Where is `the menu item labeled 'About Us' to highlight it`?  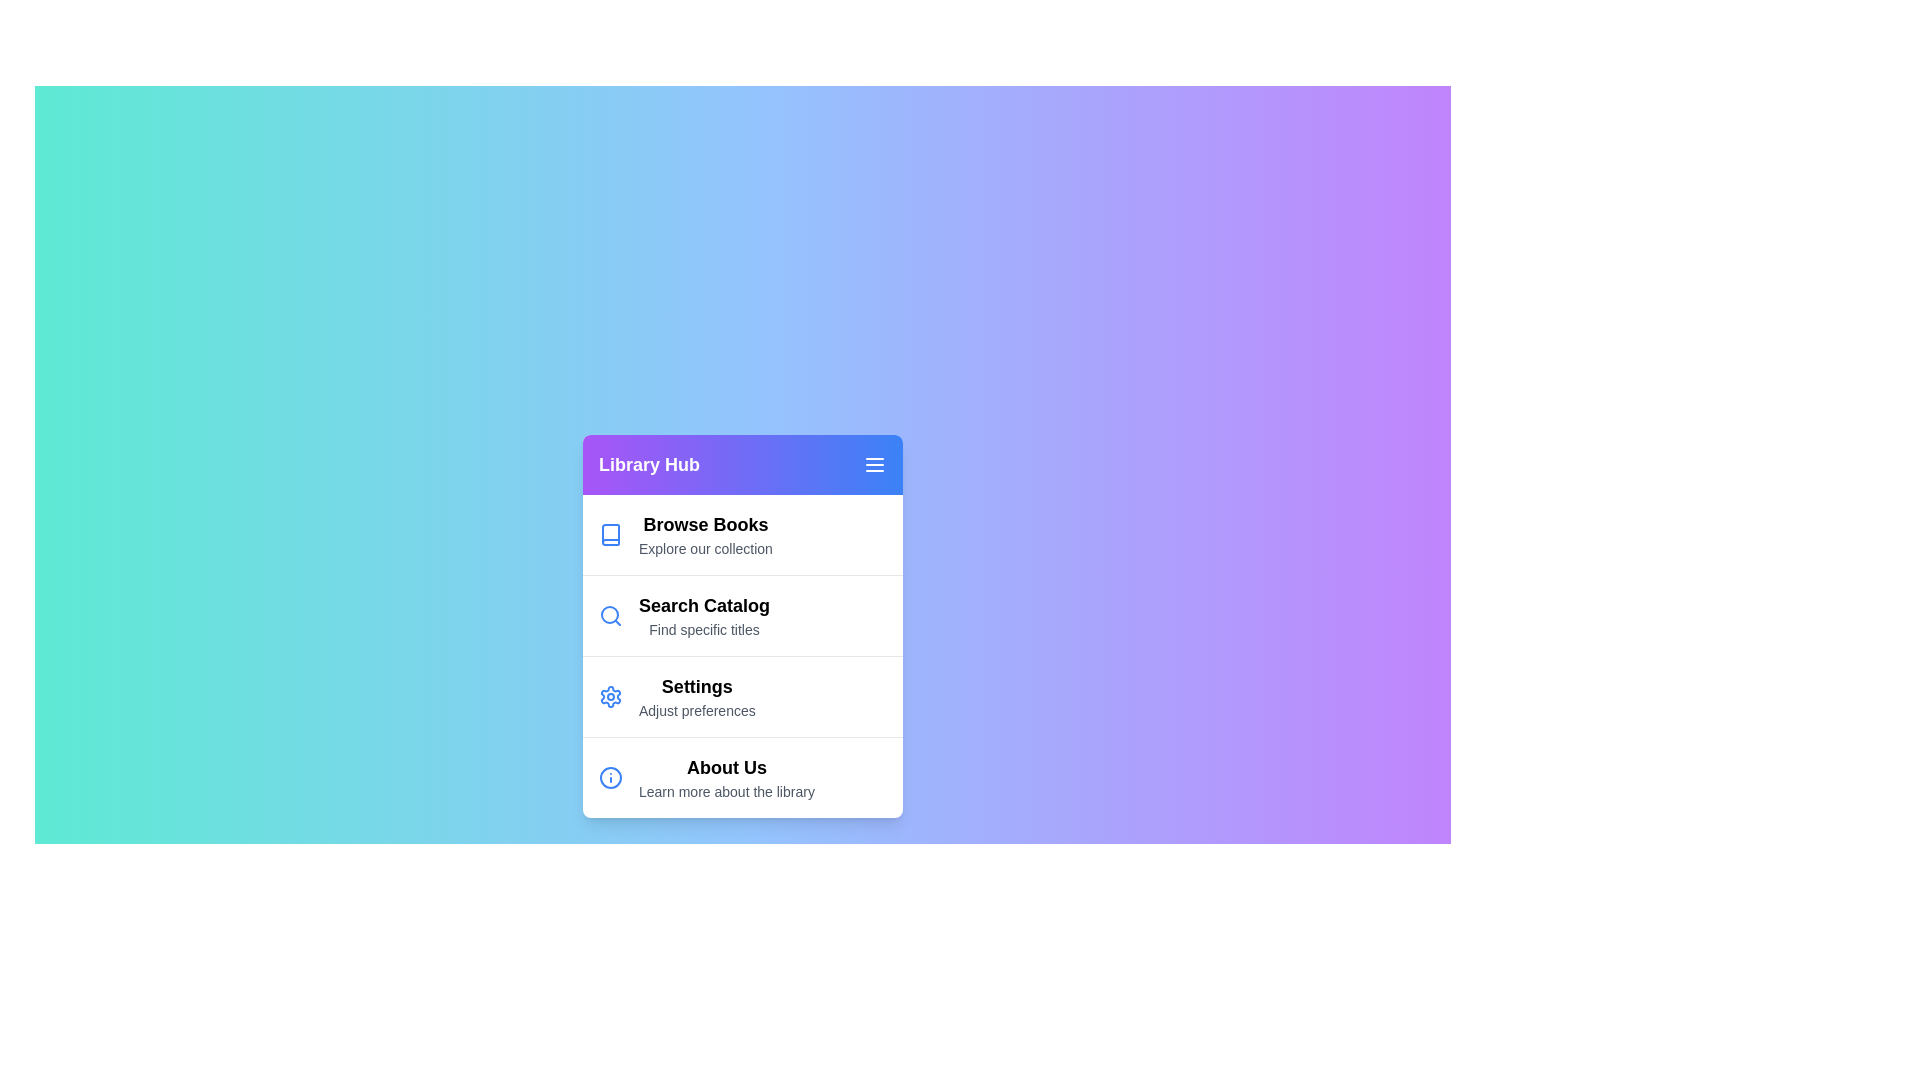
the menu item labeled 'About Us' to highlight it is located at coordinates (742, 775).